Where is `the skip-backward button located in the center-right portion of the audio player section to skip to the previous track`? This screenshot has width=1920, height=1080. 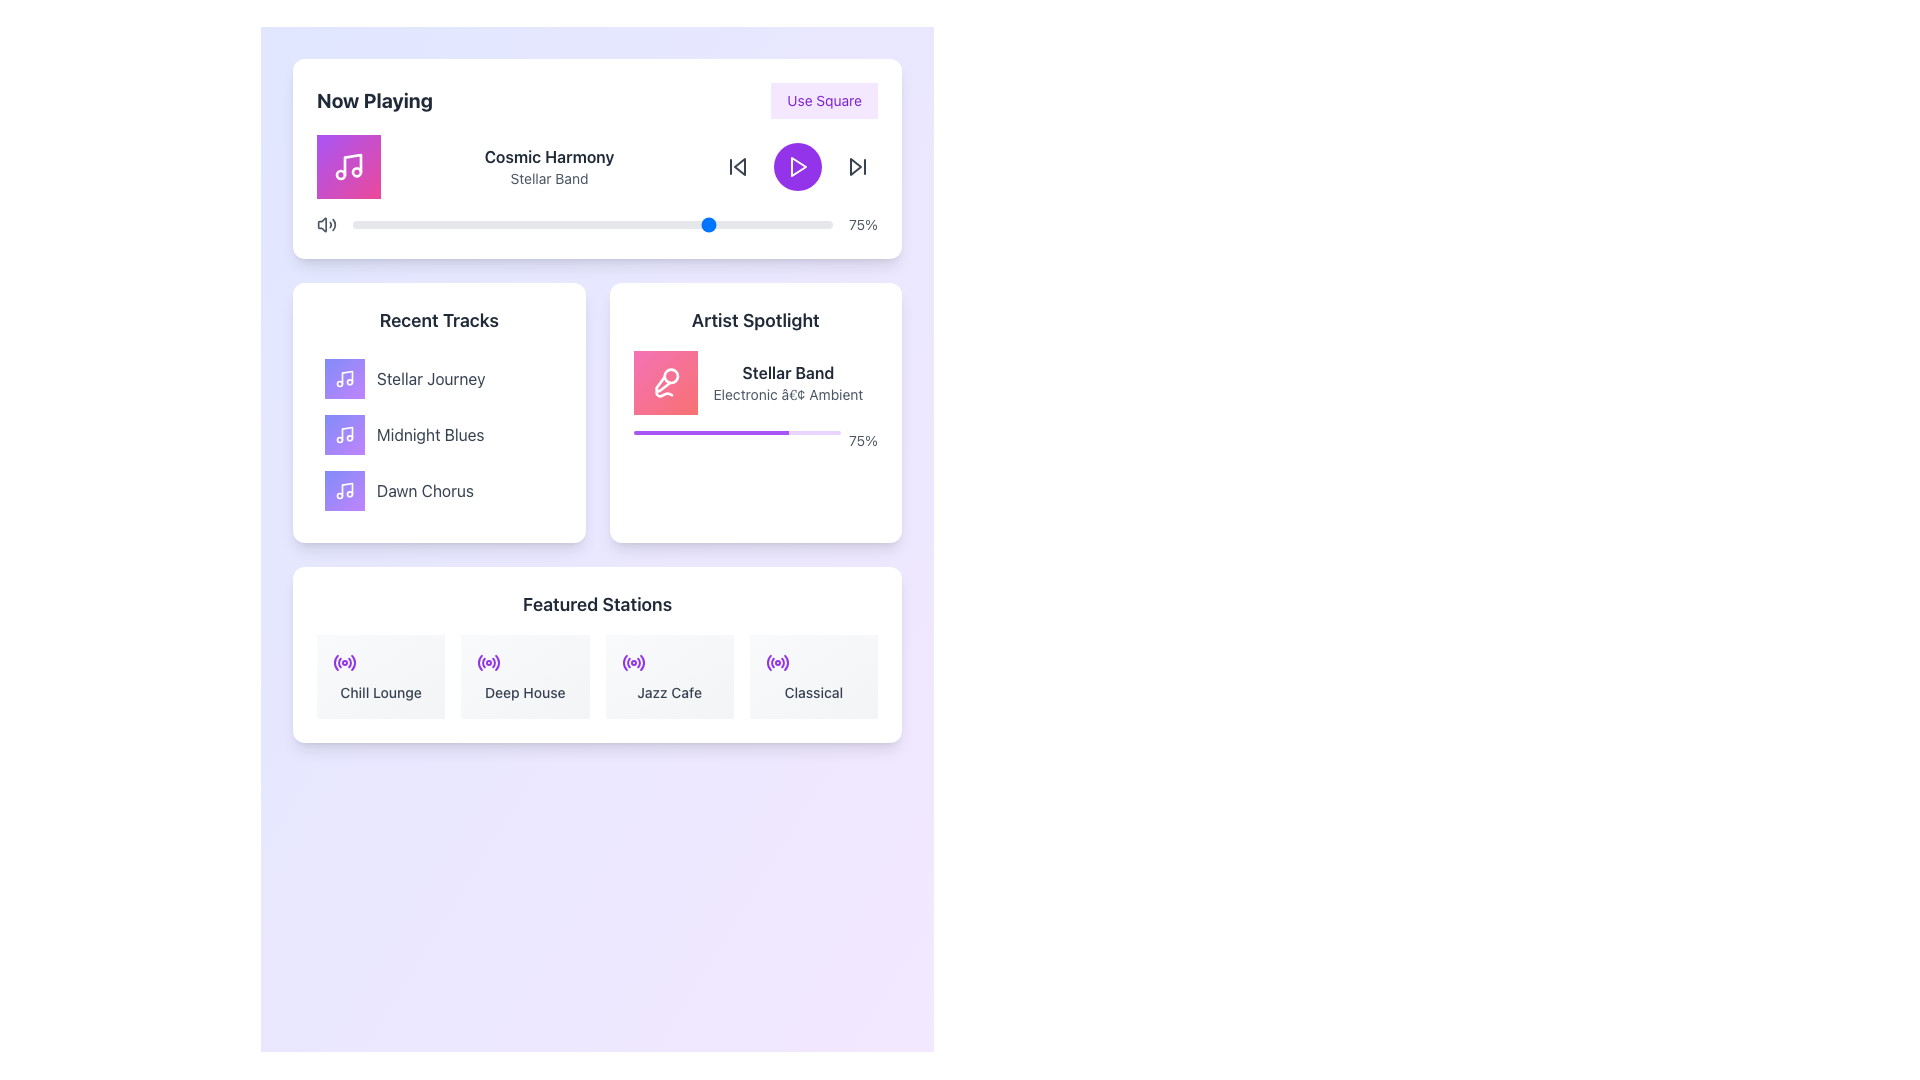
the skip-backward button located in the center-right portion of the audio player section to skip to the previous track is located at coordinates (738, 165).